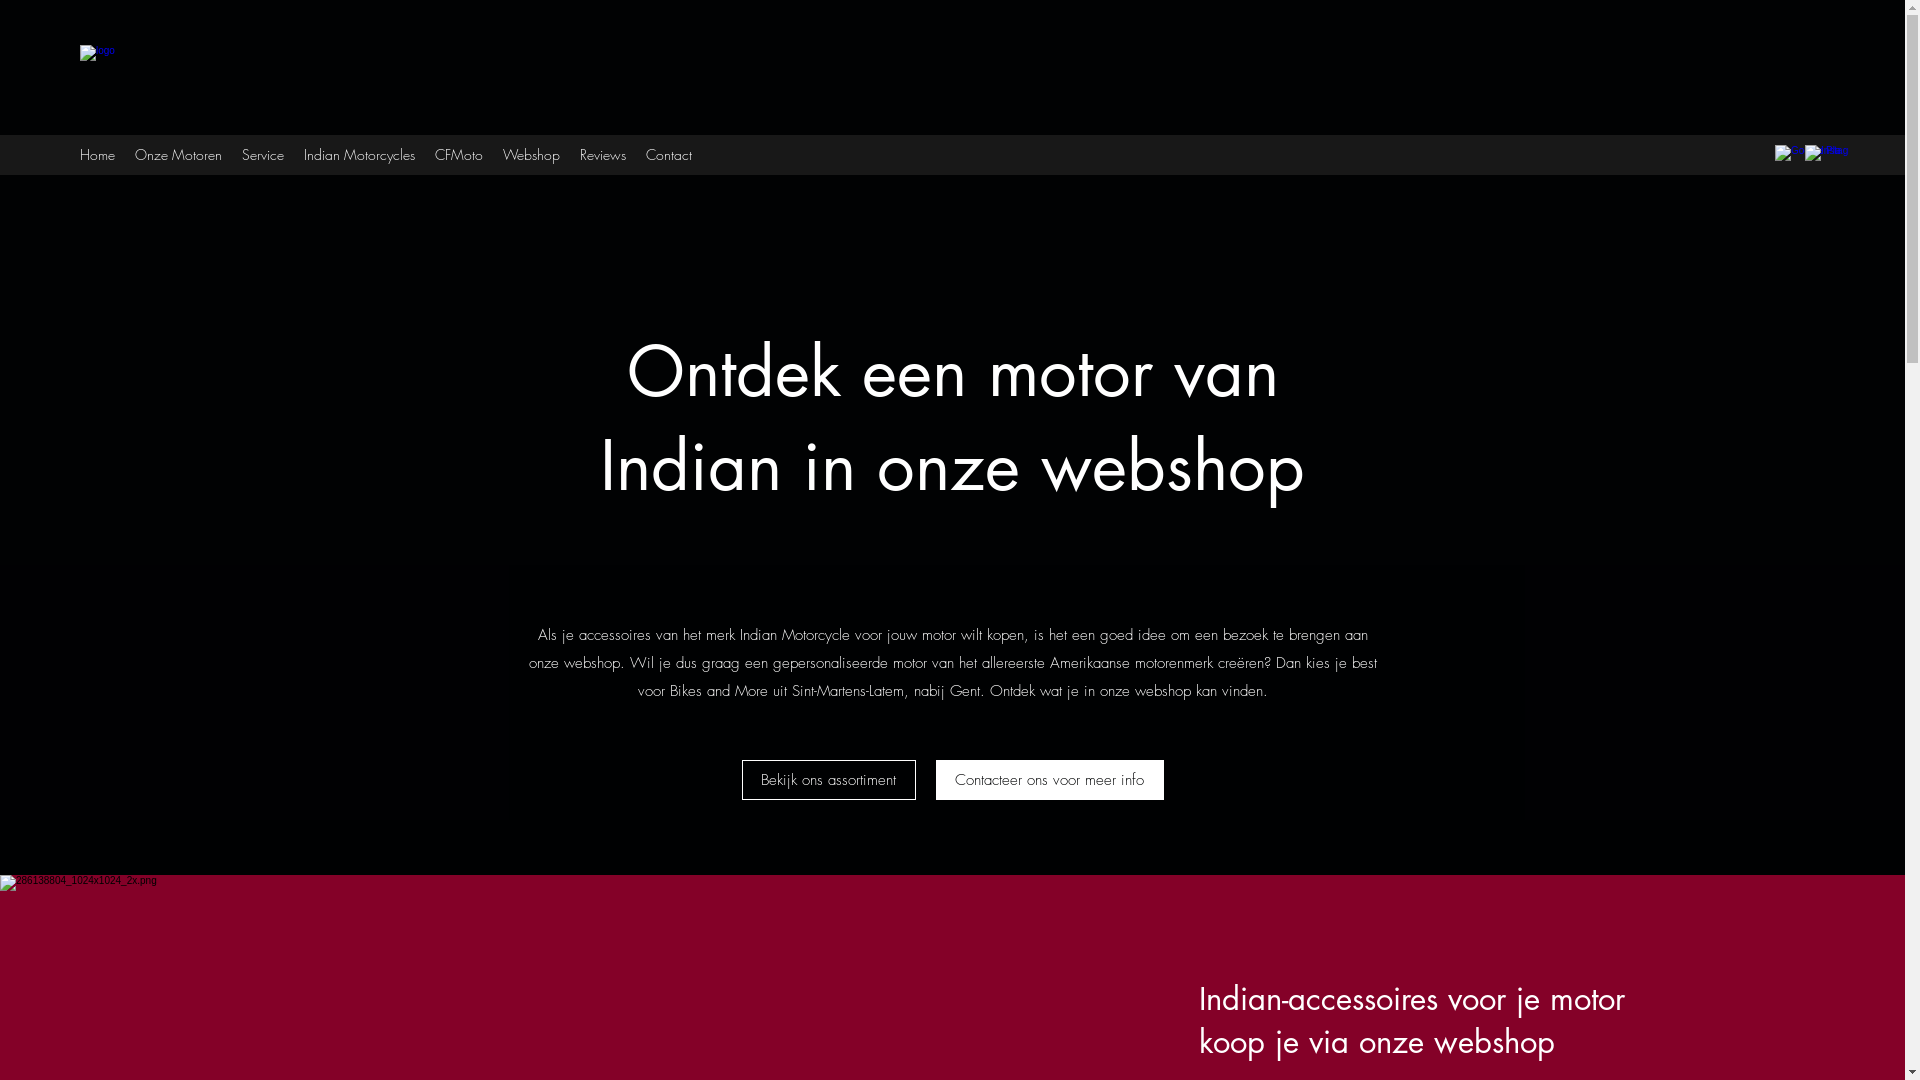  I want to click on 'Webshop', so click(531, 153).